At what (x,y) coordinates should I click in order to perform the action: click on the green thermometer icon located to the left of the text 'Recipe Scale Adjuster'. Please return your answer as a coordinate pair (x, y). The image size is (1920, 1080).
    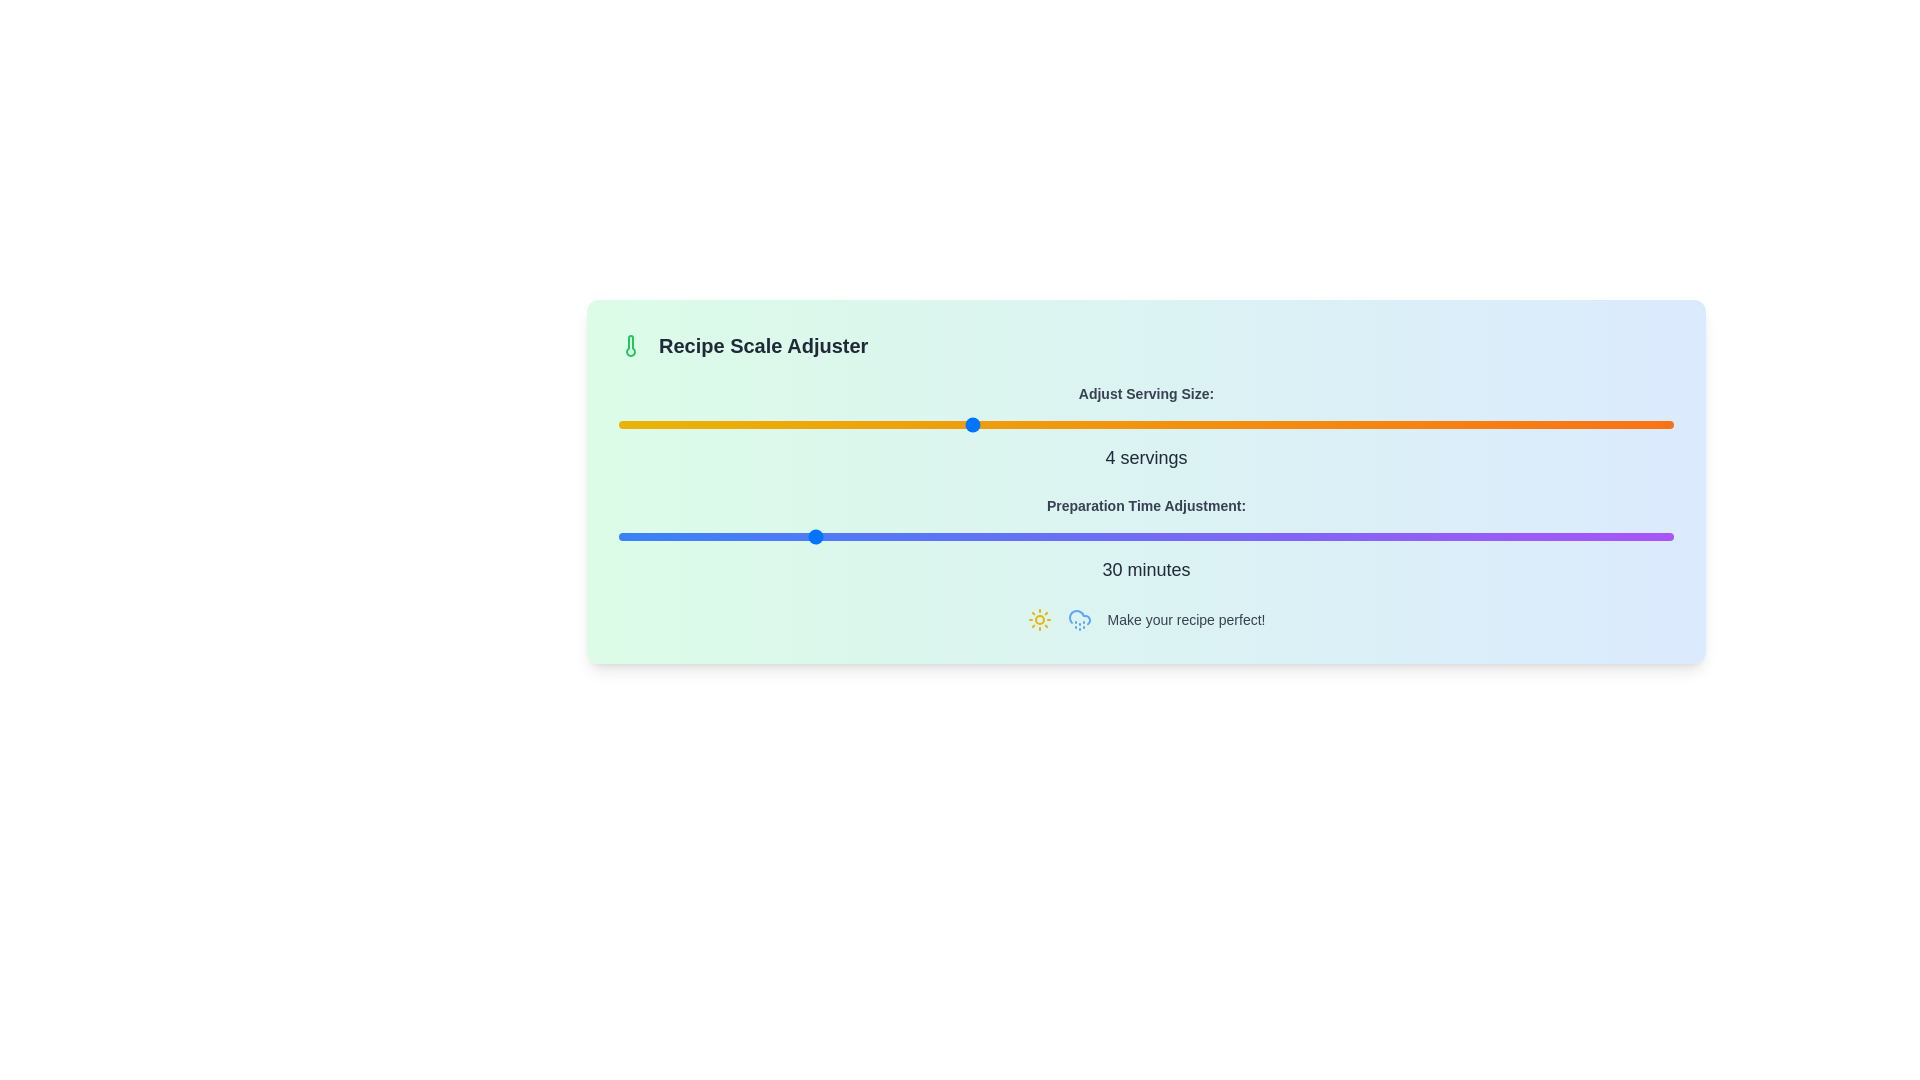
    Looking at the image, I should click on (629, 345).